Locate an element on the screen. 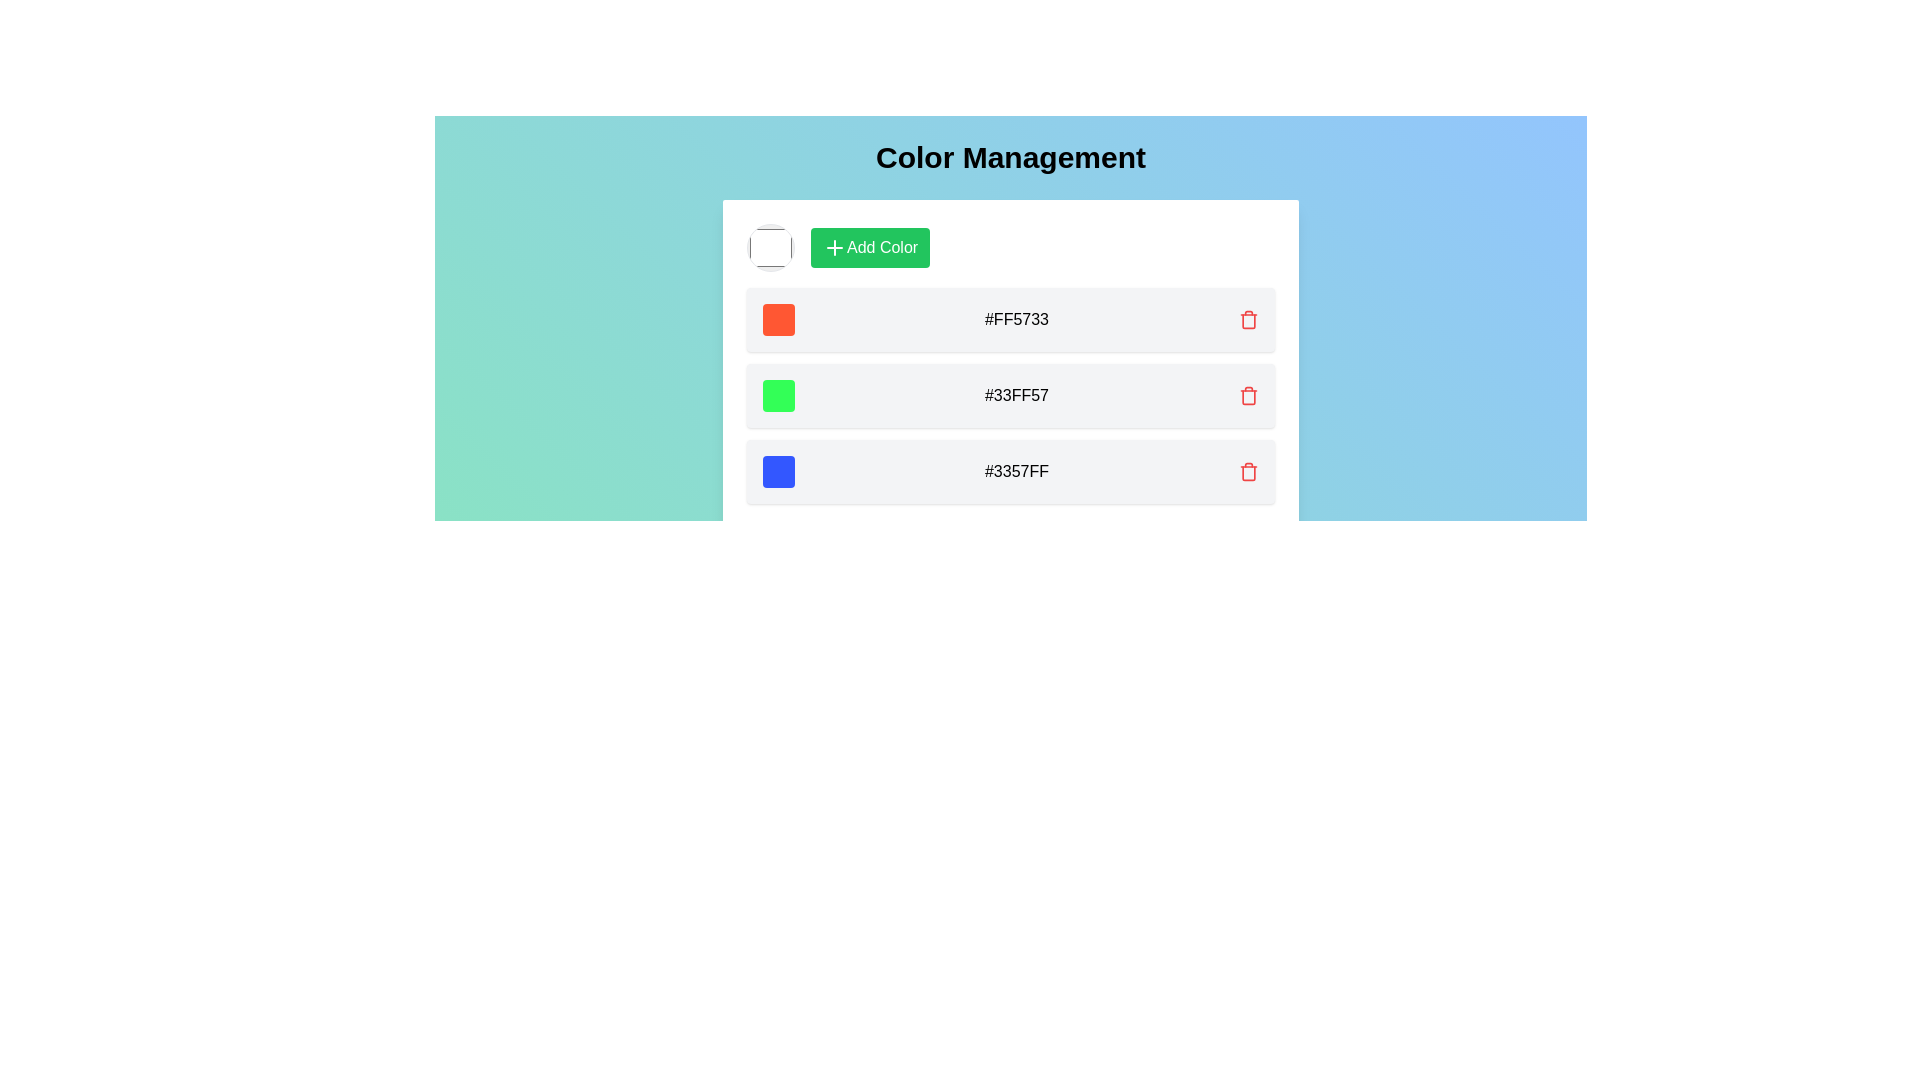  the red trash bin icon button located at the far right of the row containing the text '#33FF57' in the 'Color Management' interface is located at coordinates (1247, 396).